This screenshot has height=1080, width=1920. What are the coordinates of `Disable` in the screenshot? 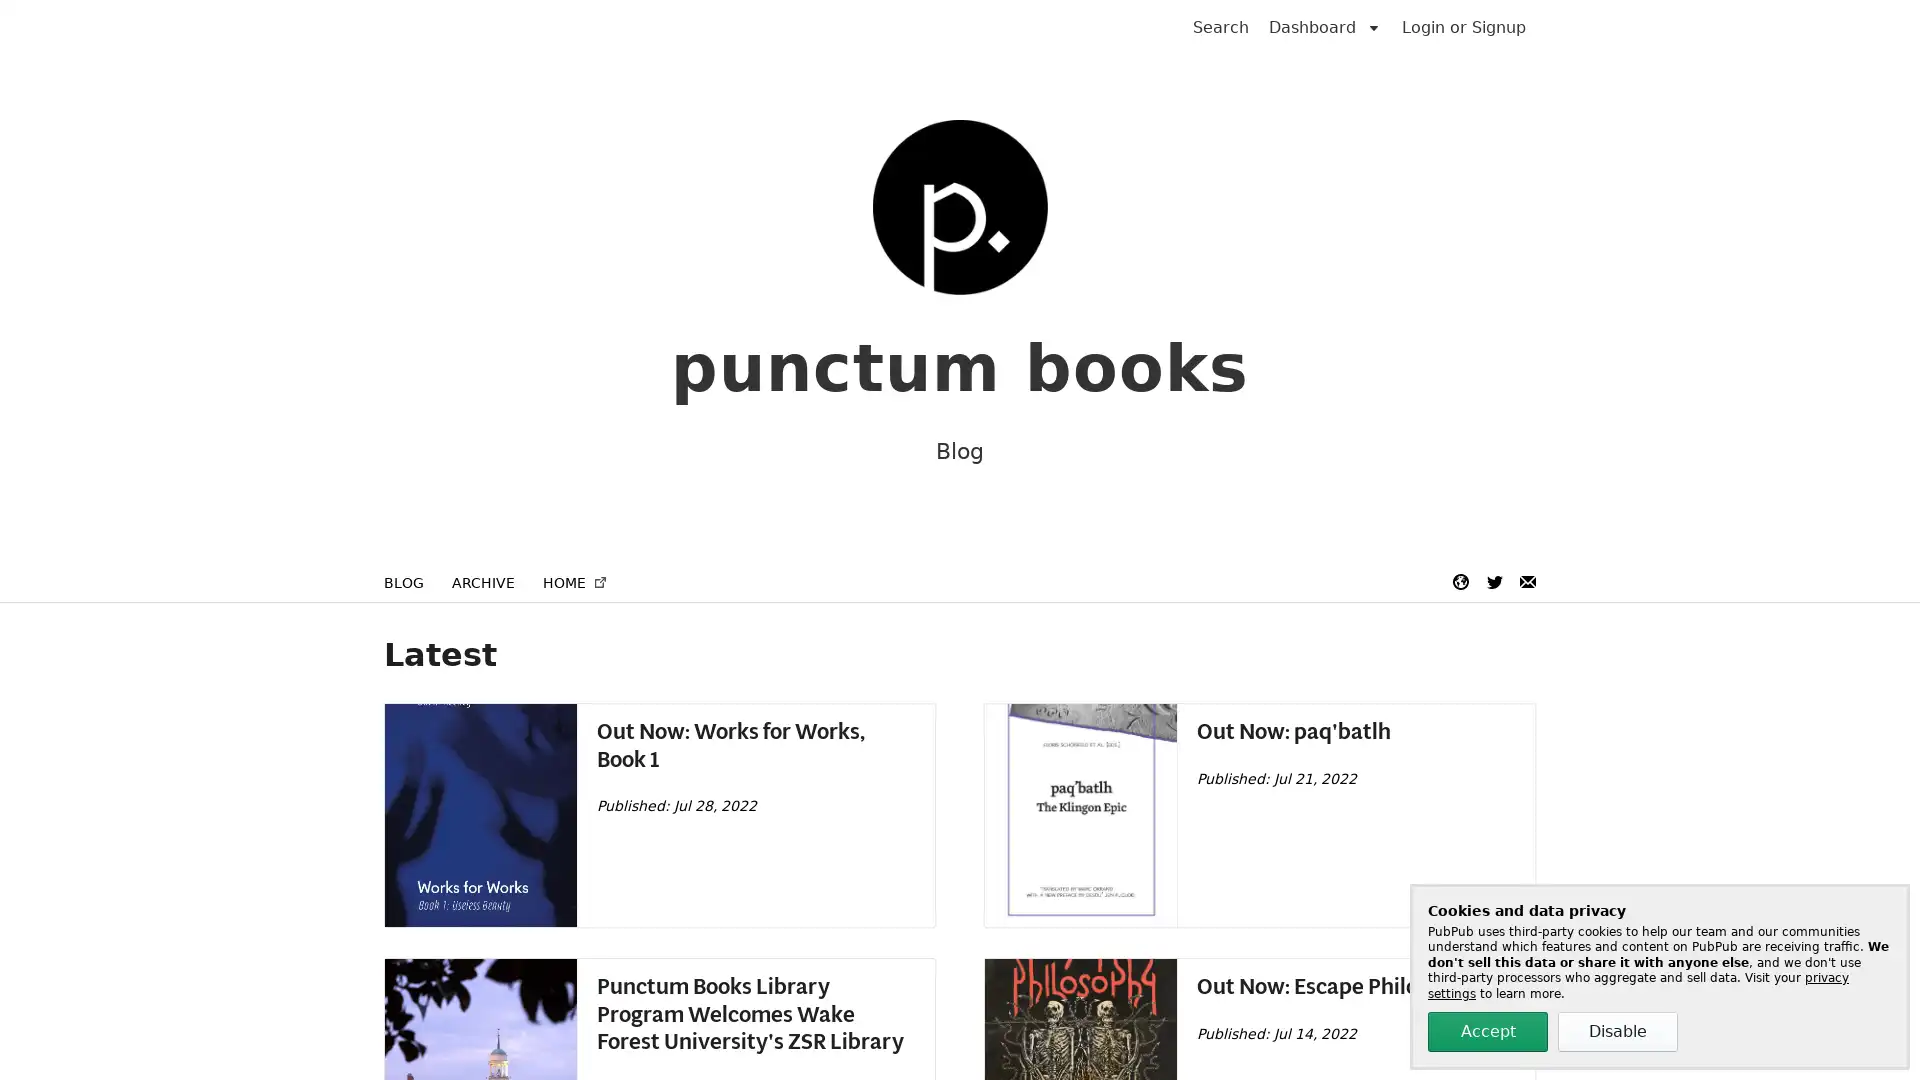 It's located at (1617, 1032).